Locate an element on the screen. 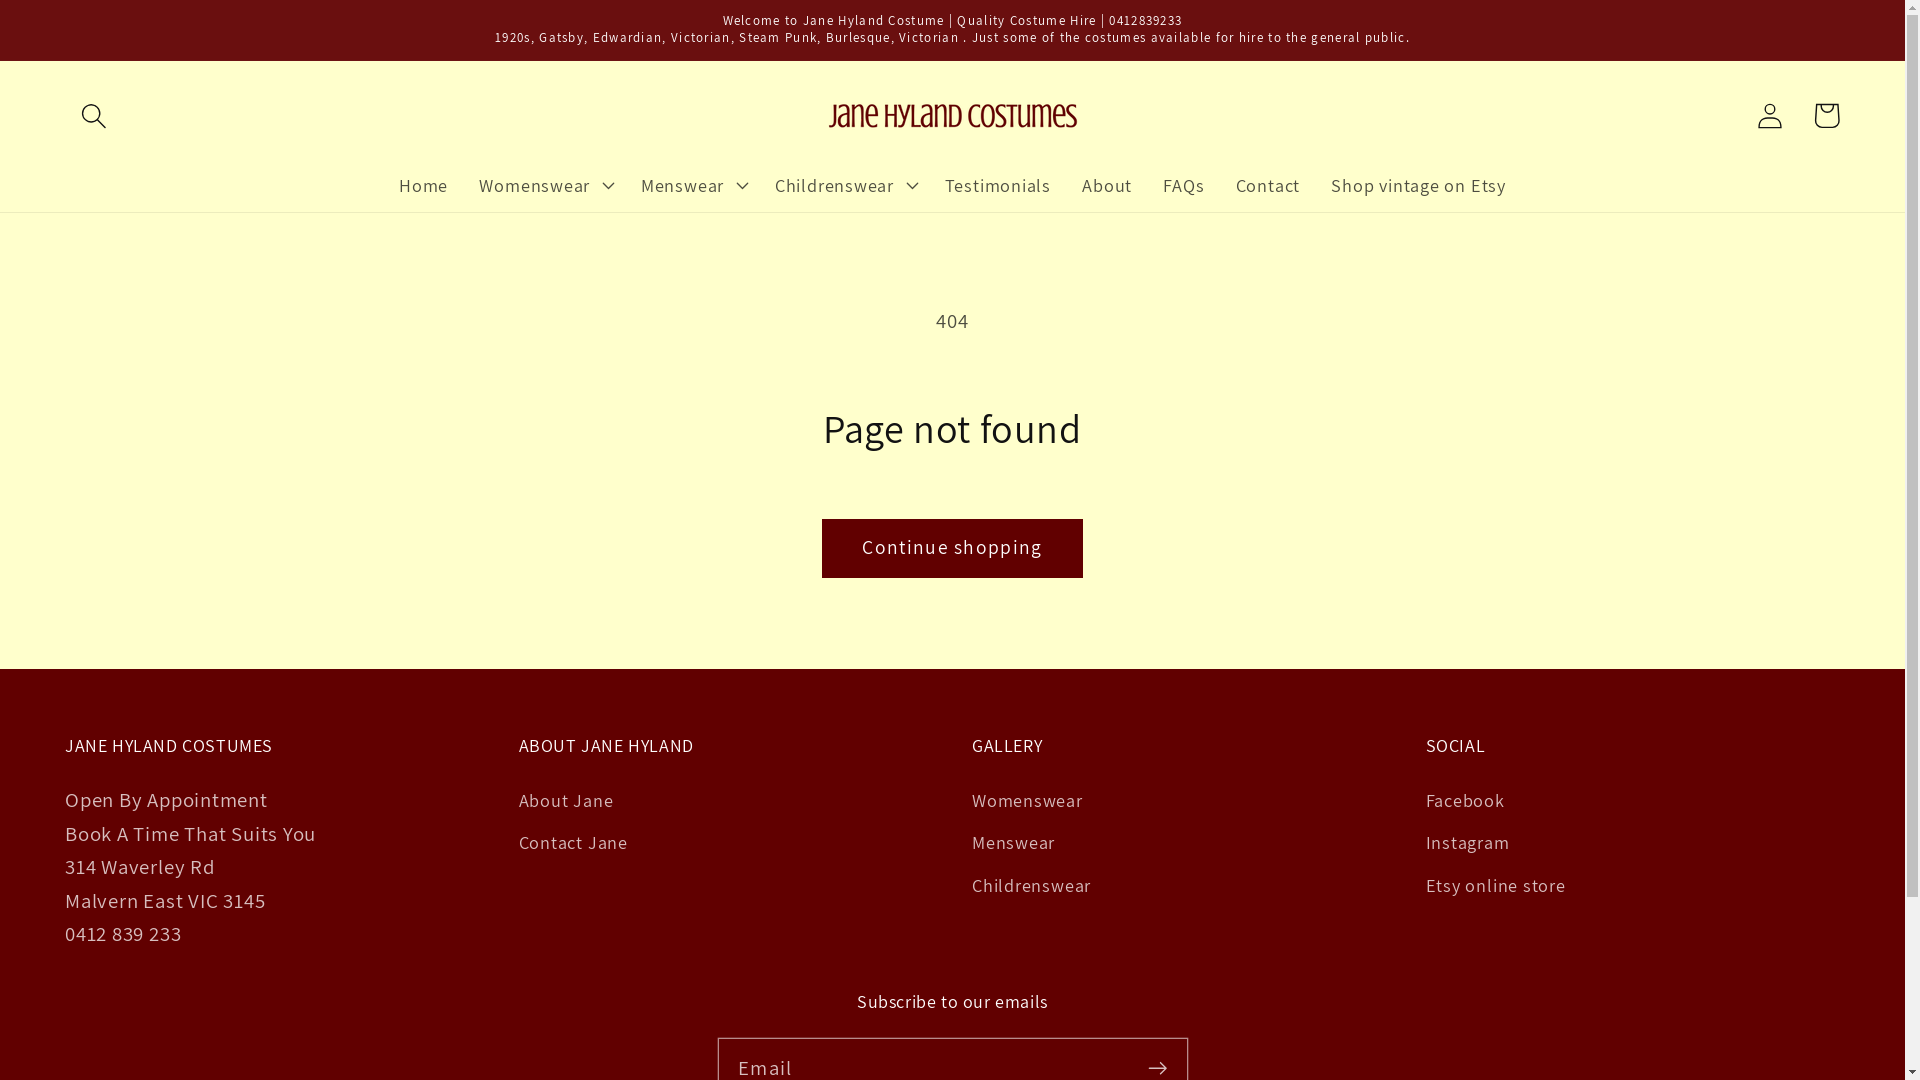 This screenshot has width=1920, height=1080. 'Etsy online store' is located at coordinates (1496, 883).